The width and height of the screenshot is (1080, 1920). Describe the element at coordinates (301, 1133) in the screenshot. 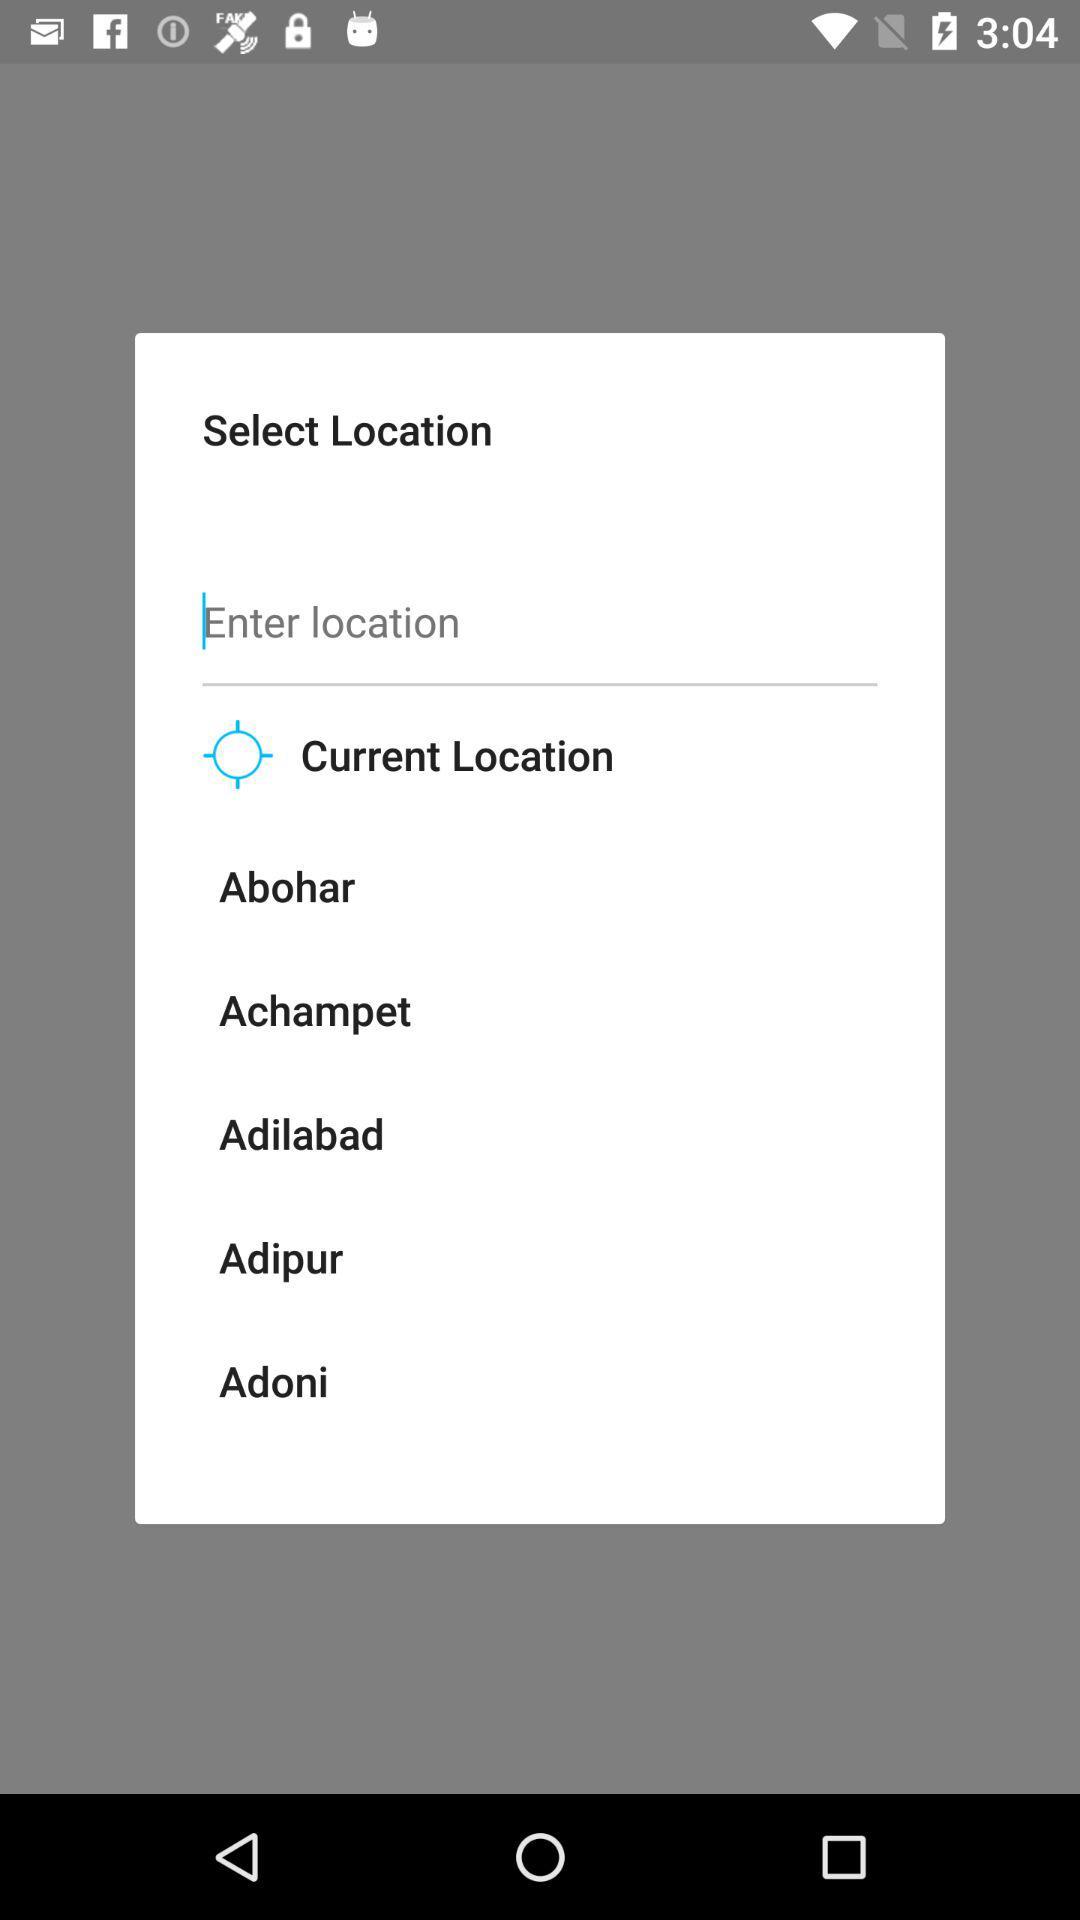

I see `the icon above adipur icon` at that location.